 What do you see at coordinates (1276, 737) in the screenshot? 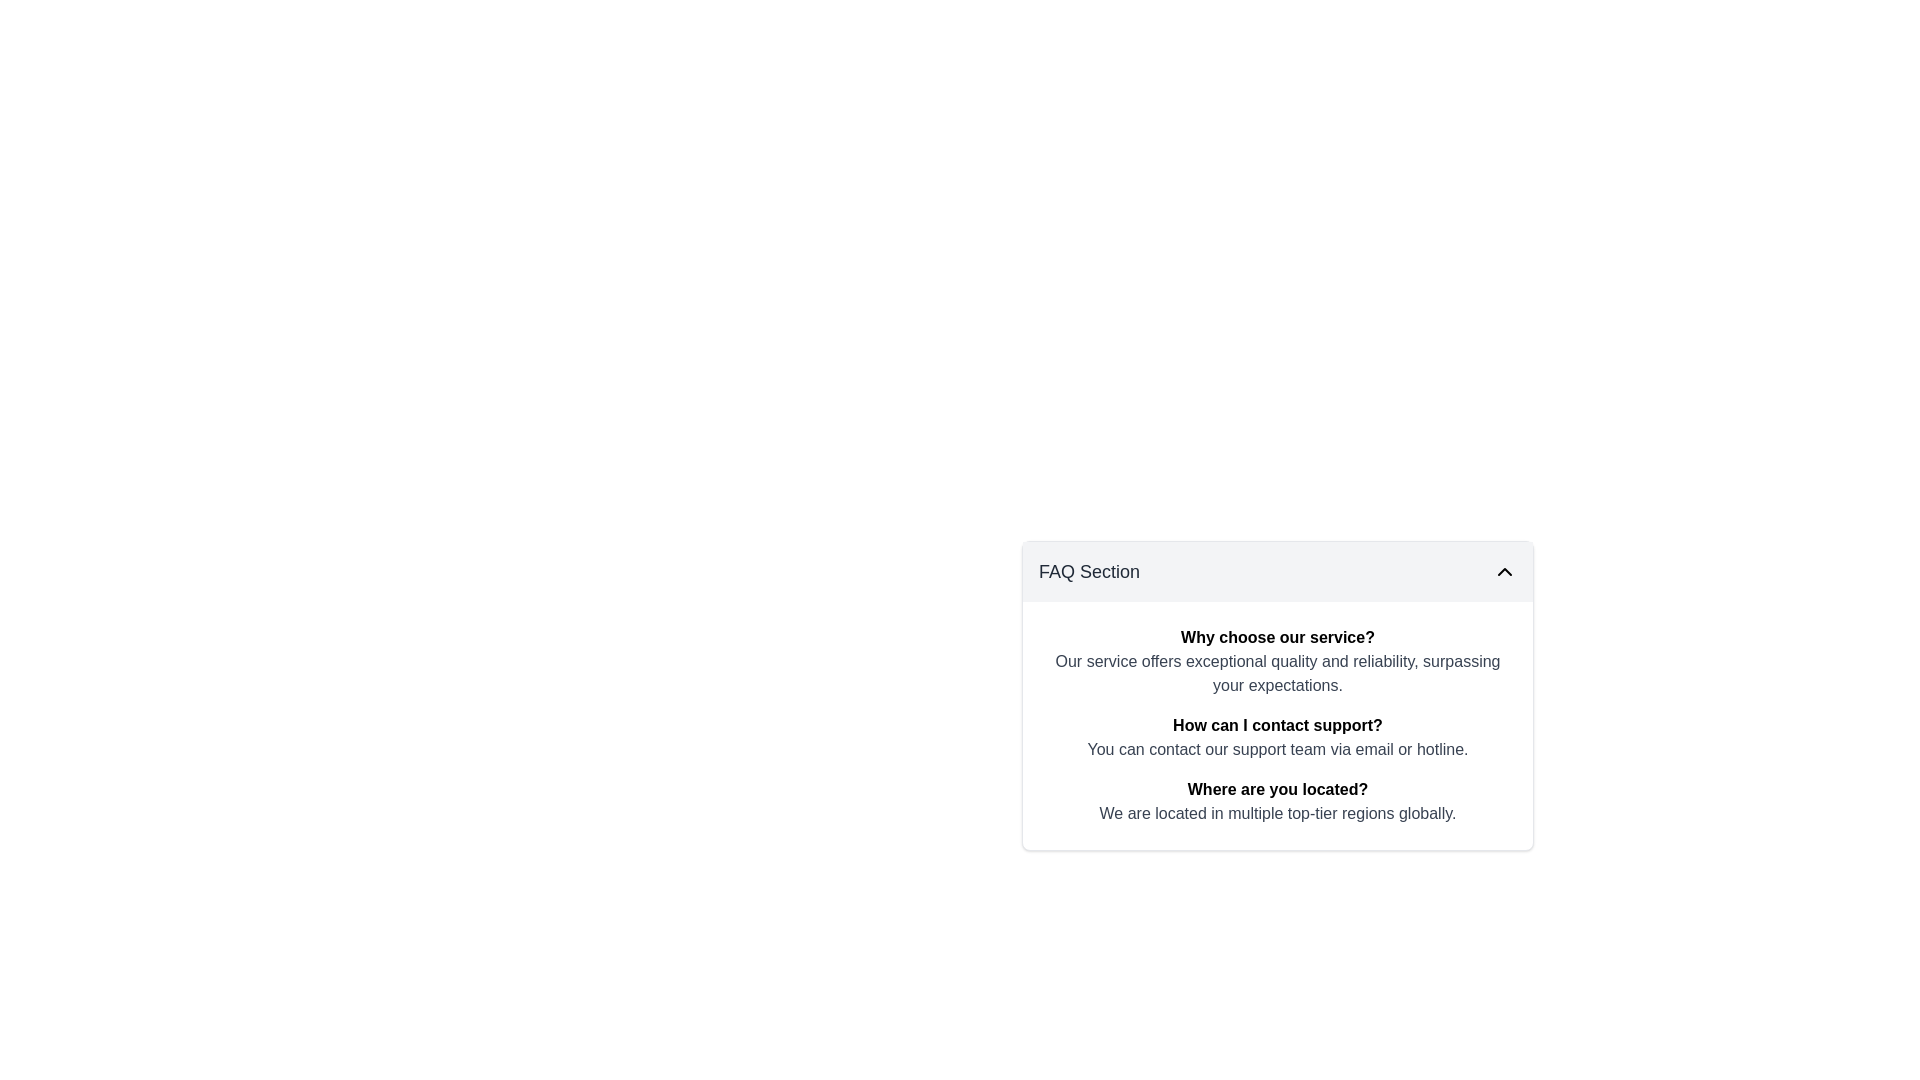
I see `the information block titled 'How can I contact support?' which contains explanatory text about contacting the support team, positioned between the blocks 'Why choose our service?' and 'Where are you located?'` at bounding box center [1276, 737].